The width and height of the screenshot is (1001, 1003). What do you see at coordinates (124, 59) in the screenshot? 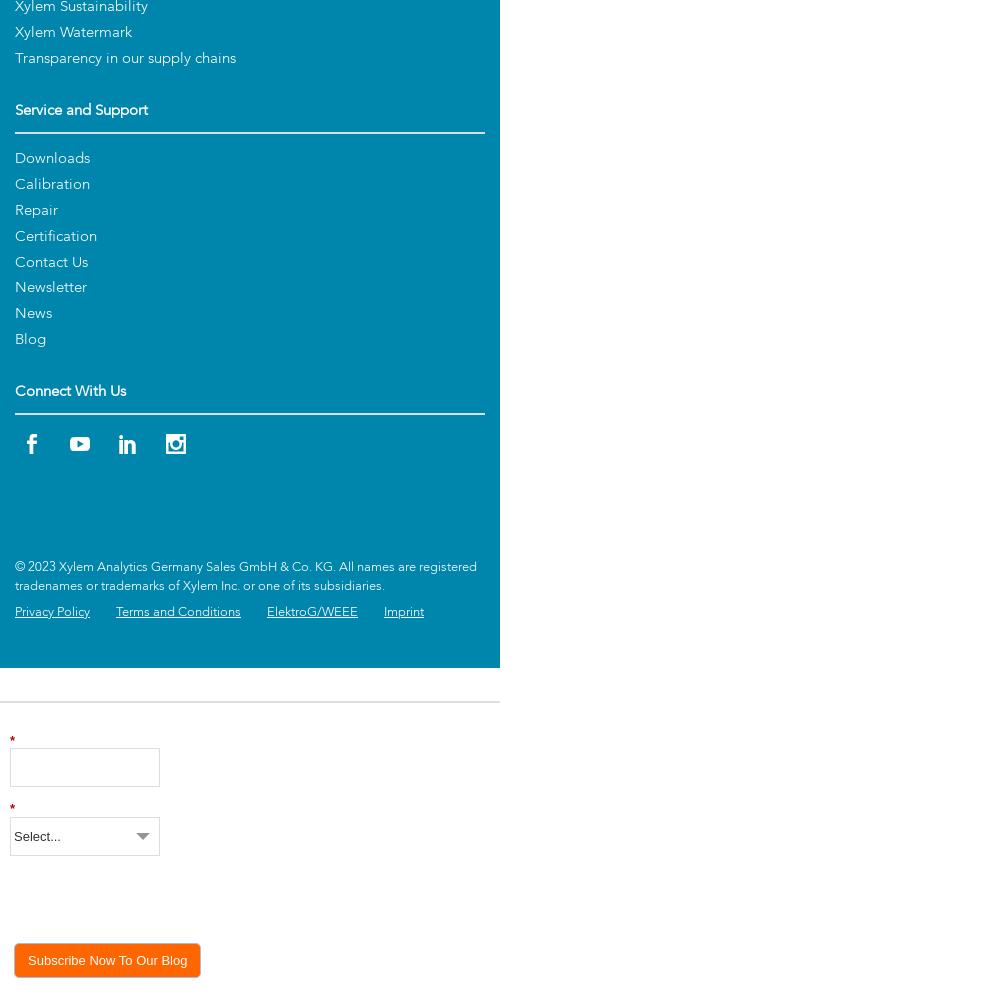
I see `'Transparency in our supply chains'` at bounding box center [124, 59].